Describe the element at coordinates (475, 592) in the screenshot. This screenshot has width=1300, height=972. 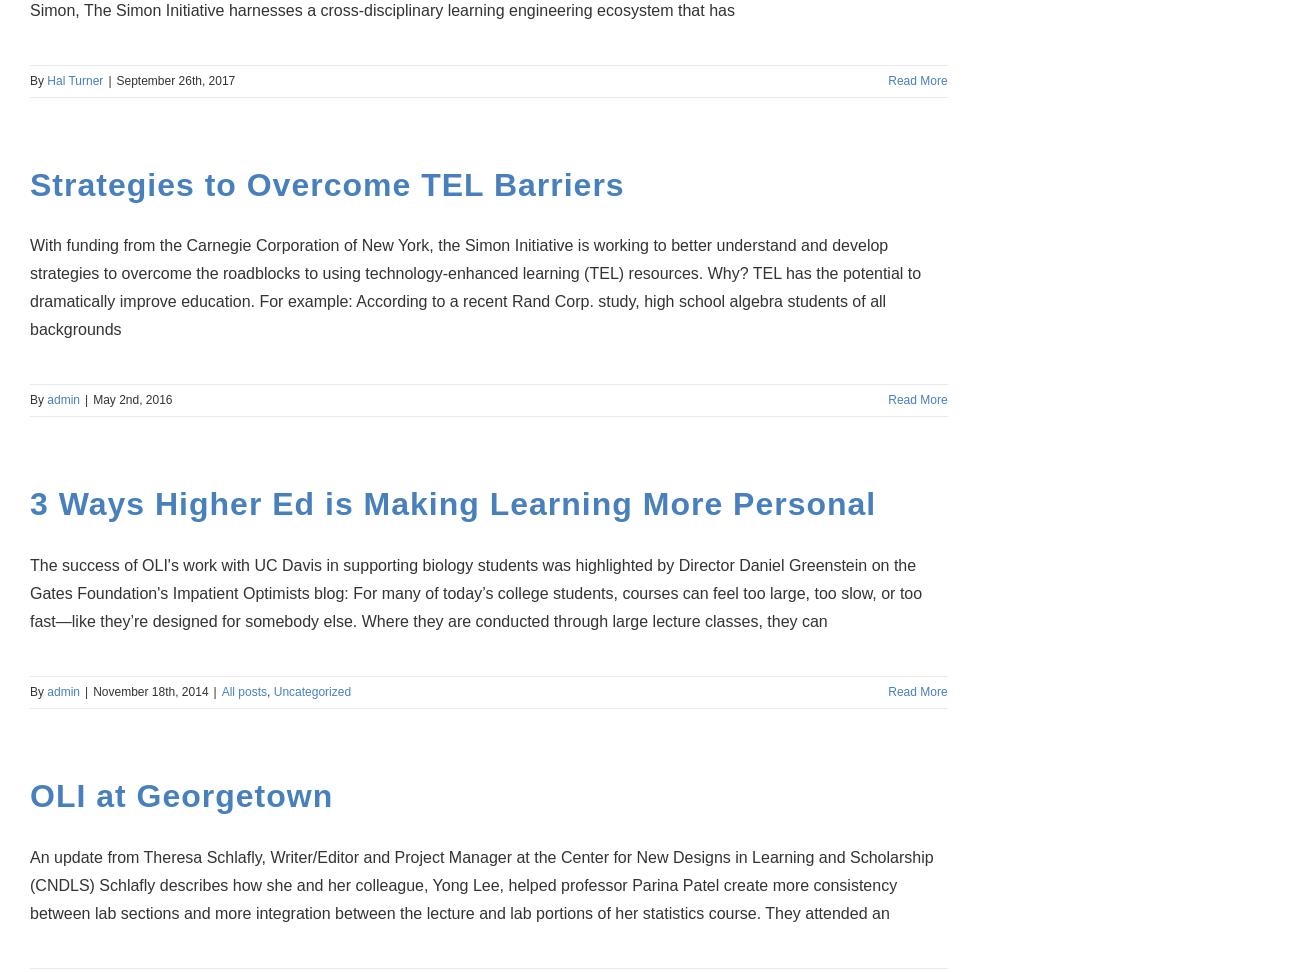
I see `'The success of OLI's work with UC Davis in supporting biology students was highlighted by Director Daniel Greenstein on the Gates Foundation's Impatient Optimists blog: For many of today’s college students, courses can feel too large, too slow, or too fast—like they’re designed for somebody else. Where they are conducted through large lecture classes, they can'` at that location.